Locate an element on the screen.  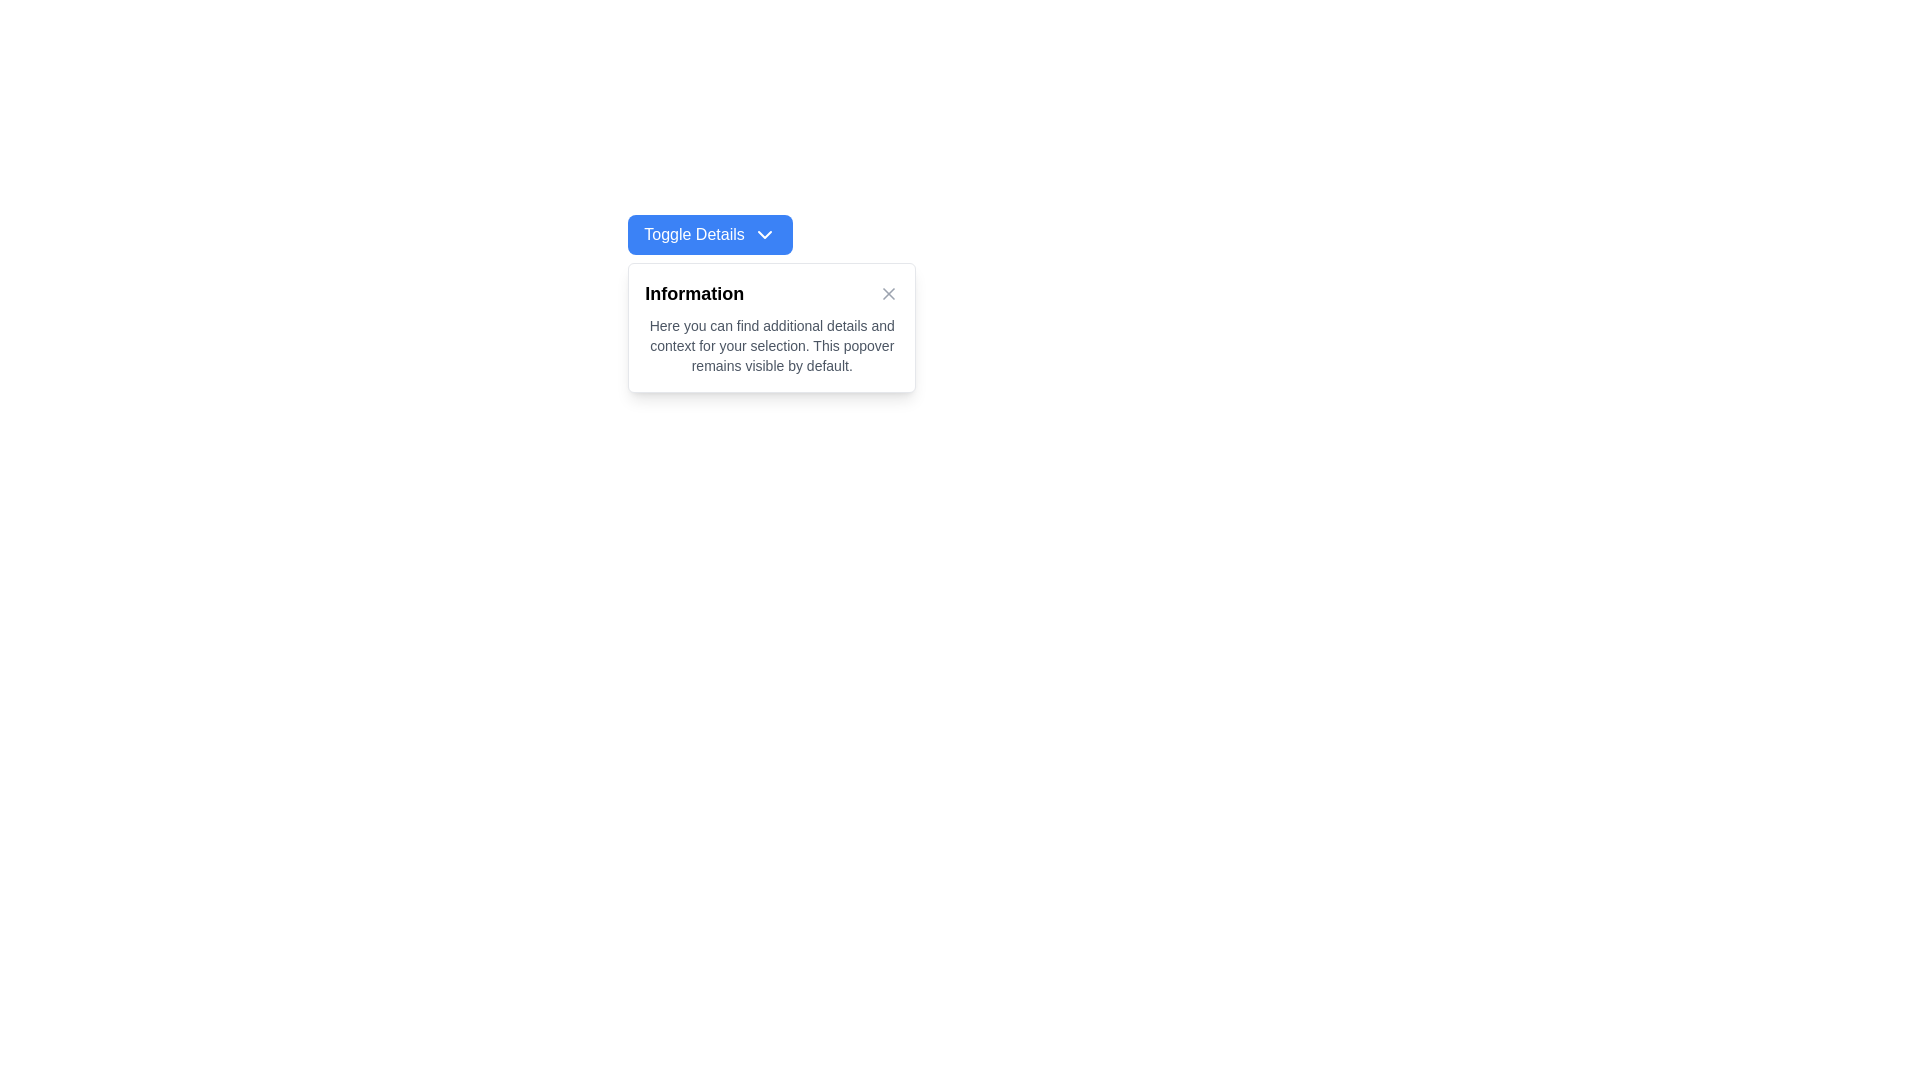
the 'X' close button located at the center of the popover interface is located at coordinates (888, 293).